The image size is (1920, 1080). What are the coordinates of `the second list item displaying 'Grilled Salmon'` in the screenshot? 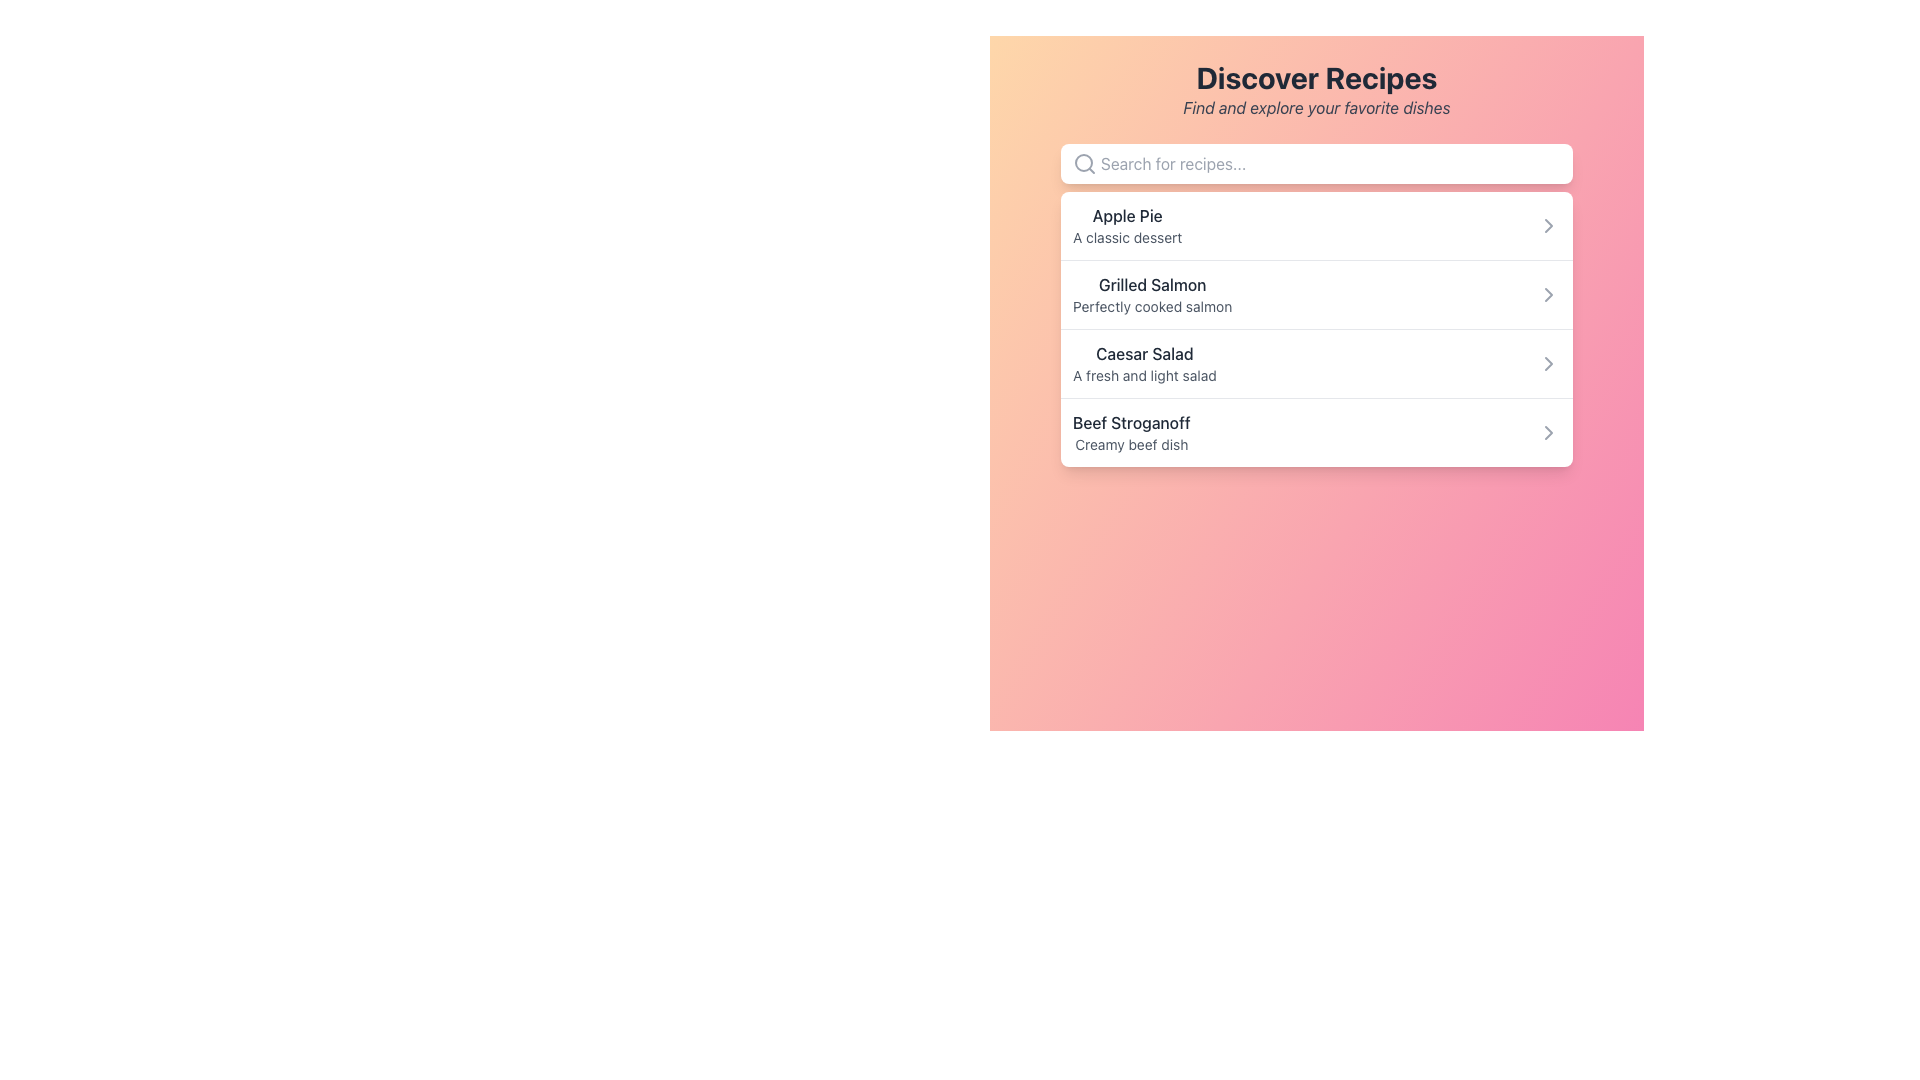 It's located at (1316, 294).